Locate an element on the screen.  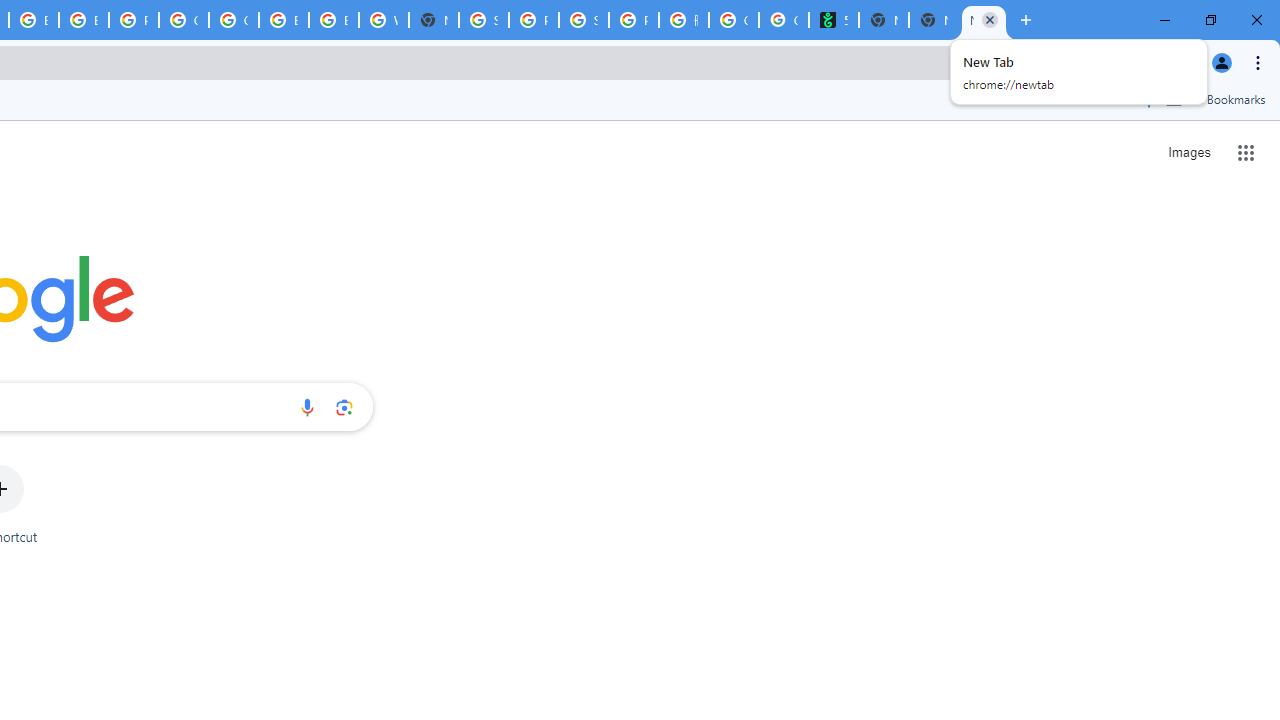
'Google apps' is located at coordinates (1245, 152).